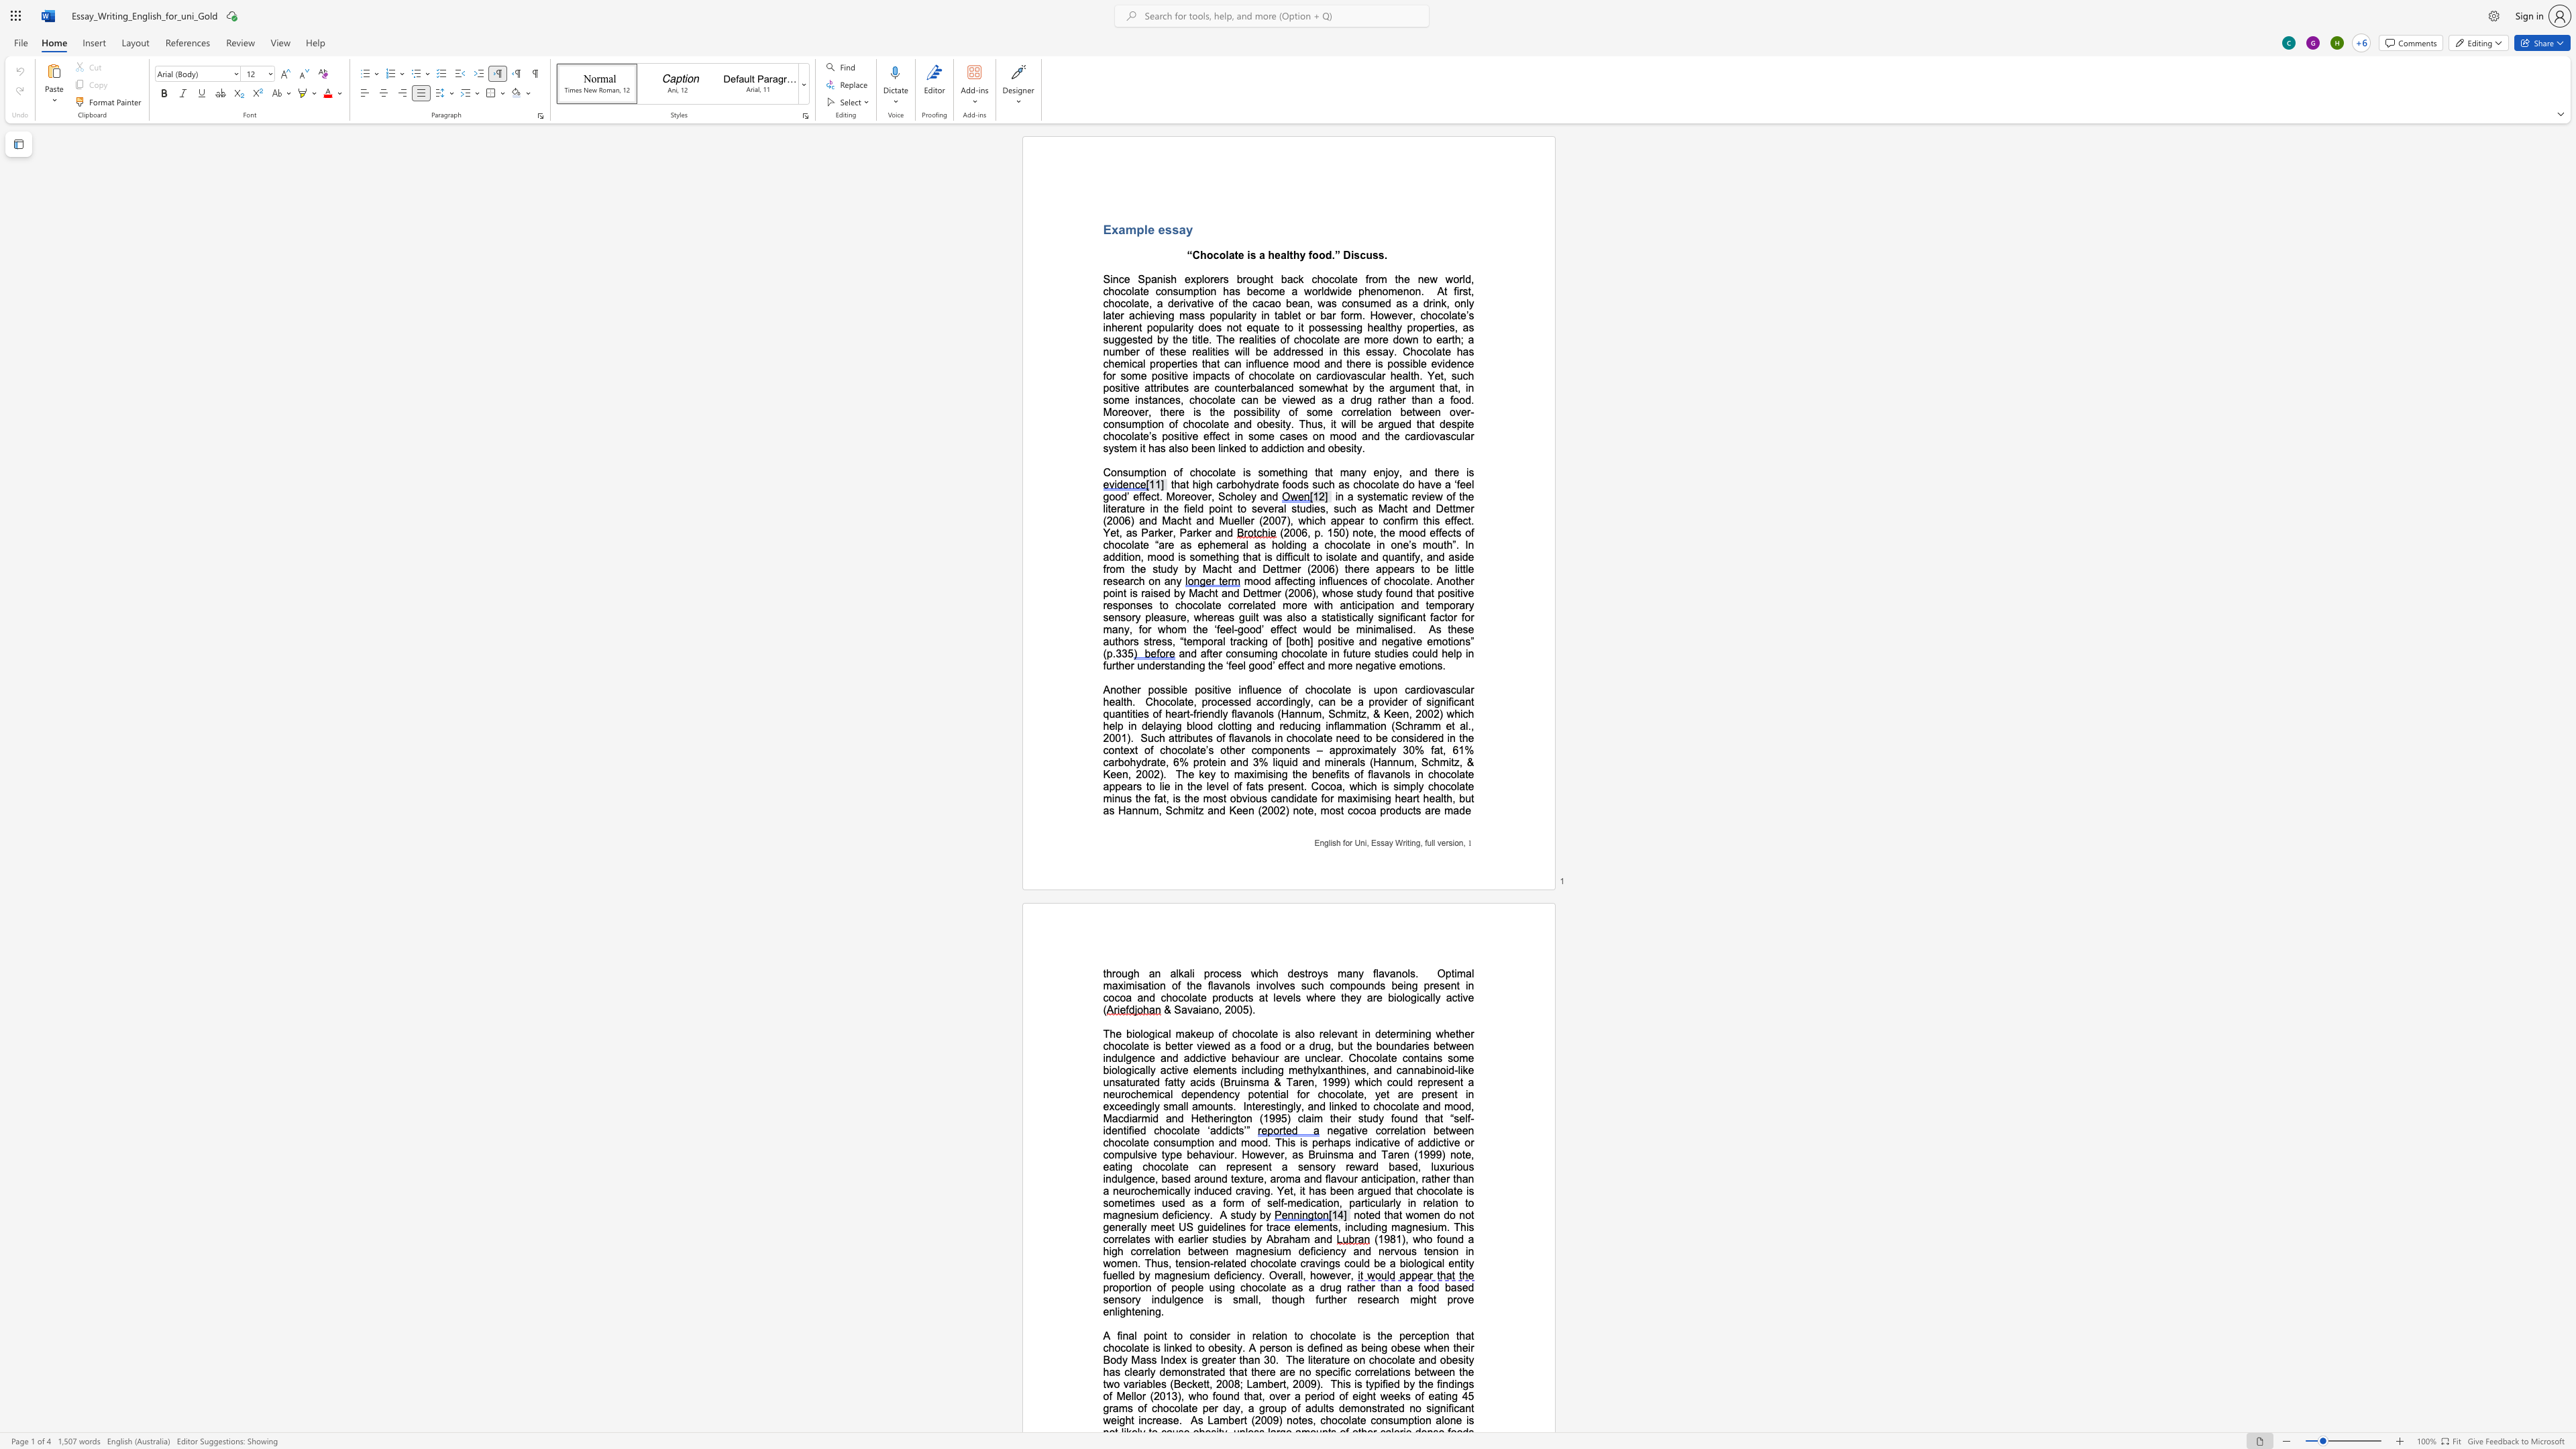 The height and width of the screenshot is (1449, 2576). Describe the element at coordinates (1383, 255) in the screenshot. I see `the space between the continuous character "s" and "." in the text` at that location.